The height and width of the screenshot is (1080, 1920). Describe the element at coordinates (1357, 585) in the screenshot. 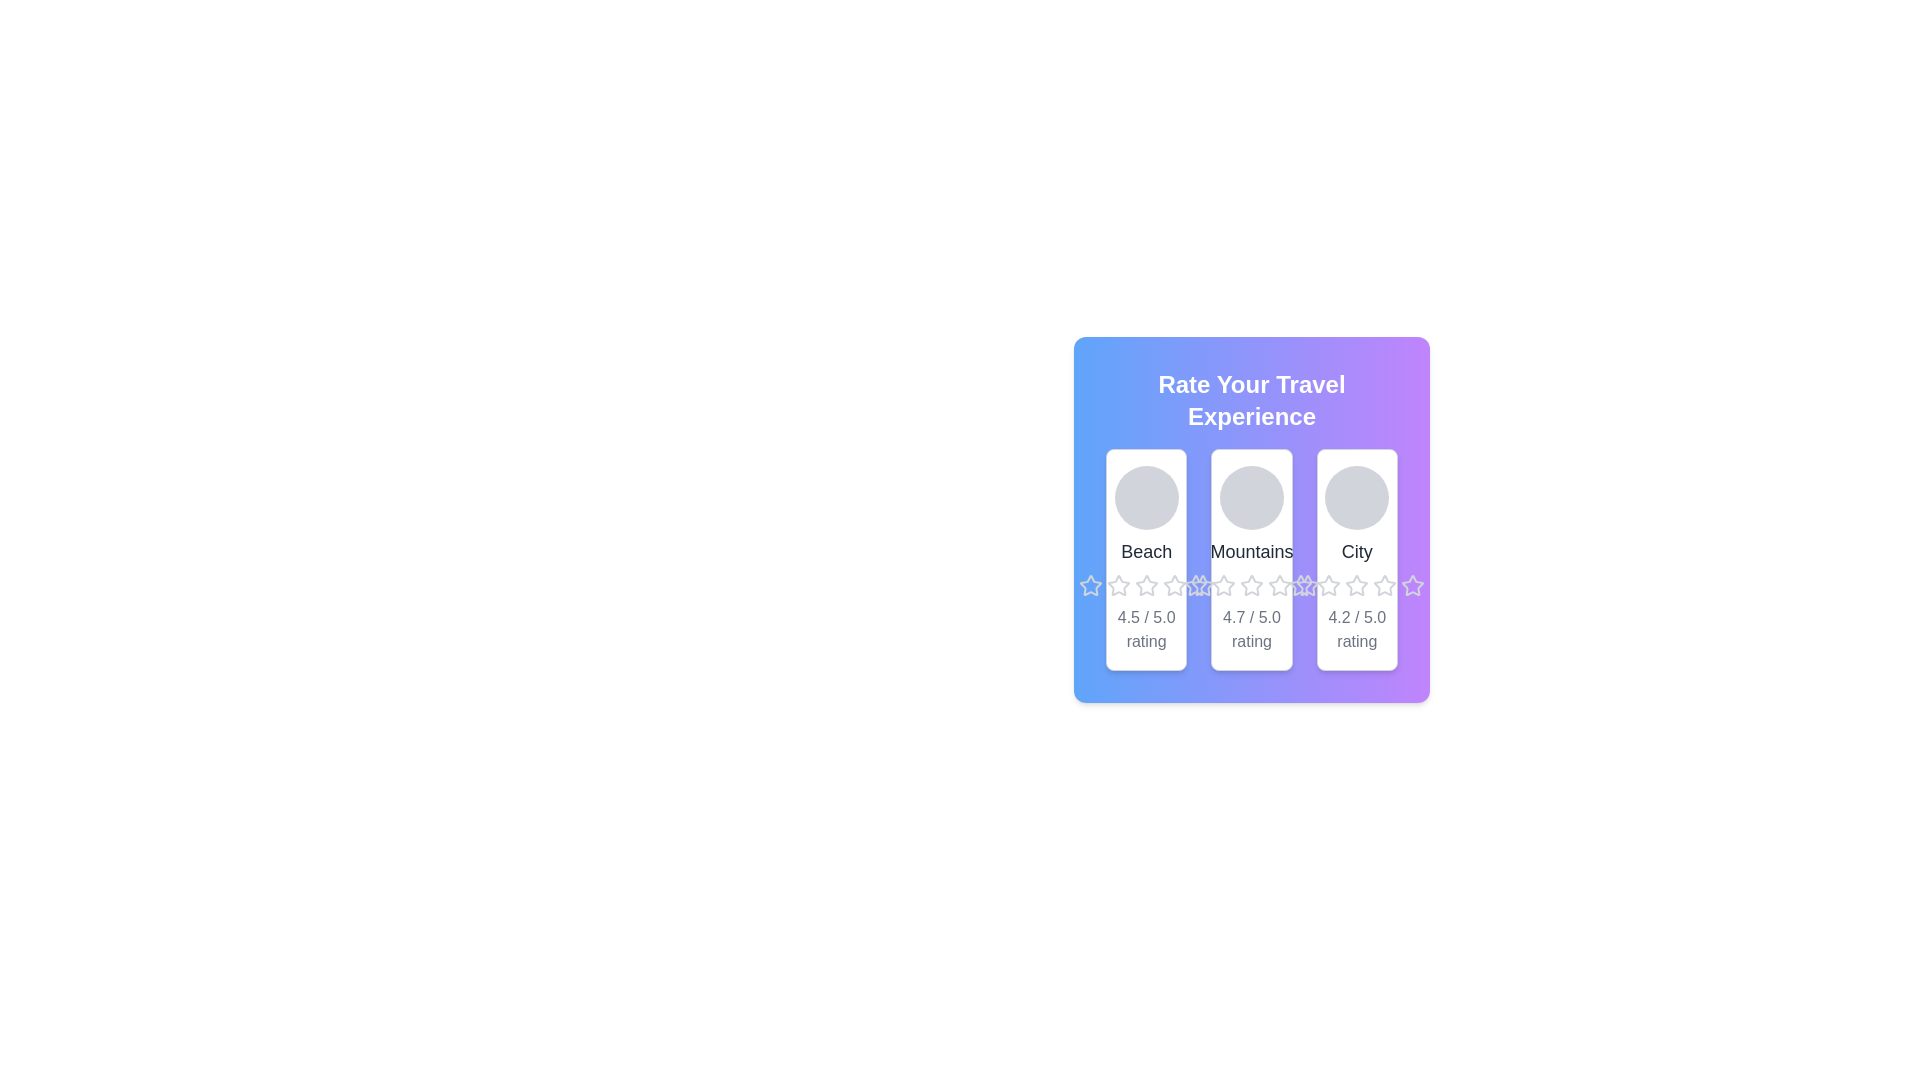

I see `the fifth star icon in the horizontal row of rating icons located under the card labeled 'City', which is the third card in the series under 'Rate Your Travel Experience'` at that location.